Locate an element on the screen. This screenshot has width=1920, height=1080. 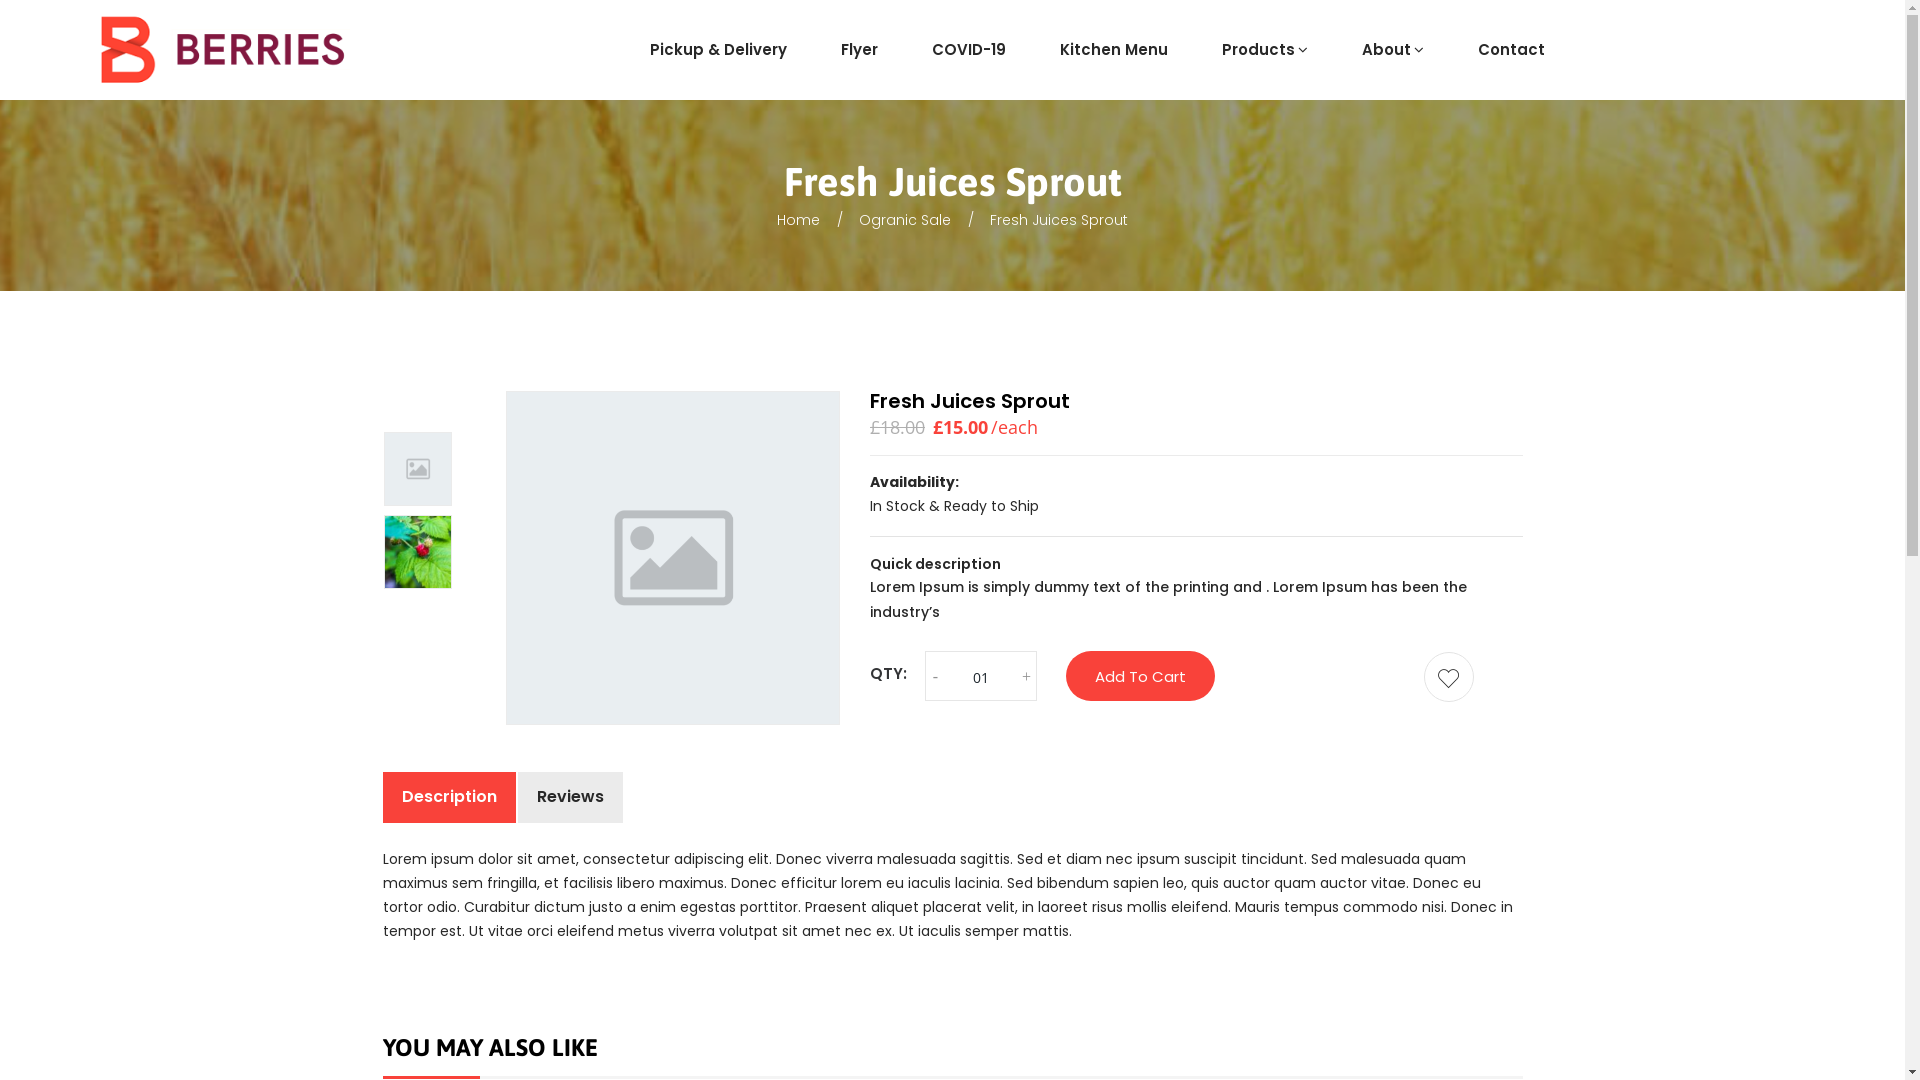
'Contact' is located at coordinates (1453, 49).